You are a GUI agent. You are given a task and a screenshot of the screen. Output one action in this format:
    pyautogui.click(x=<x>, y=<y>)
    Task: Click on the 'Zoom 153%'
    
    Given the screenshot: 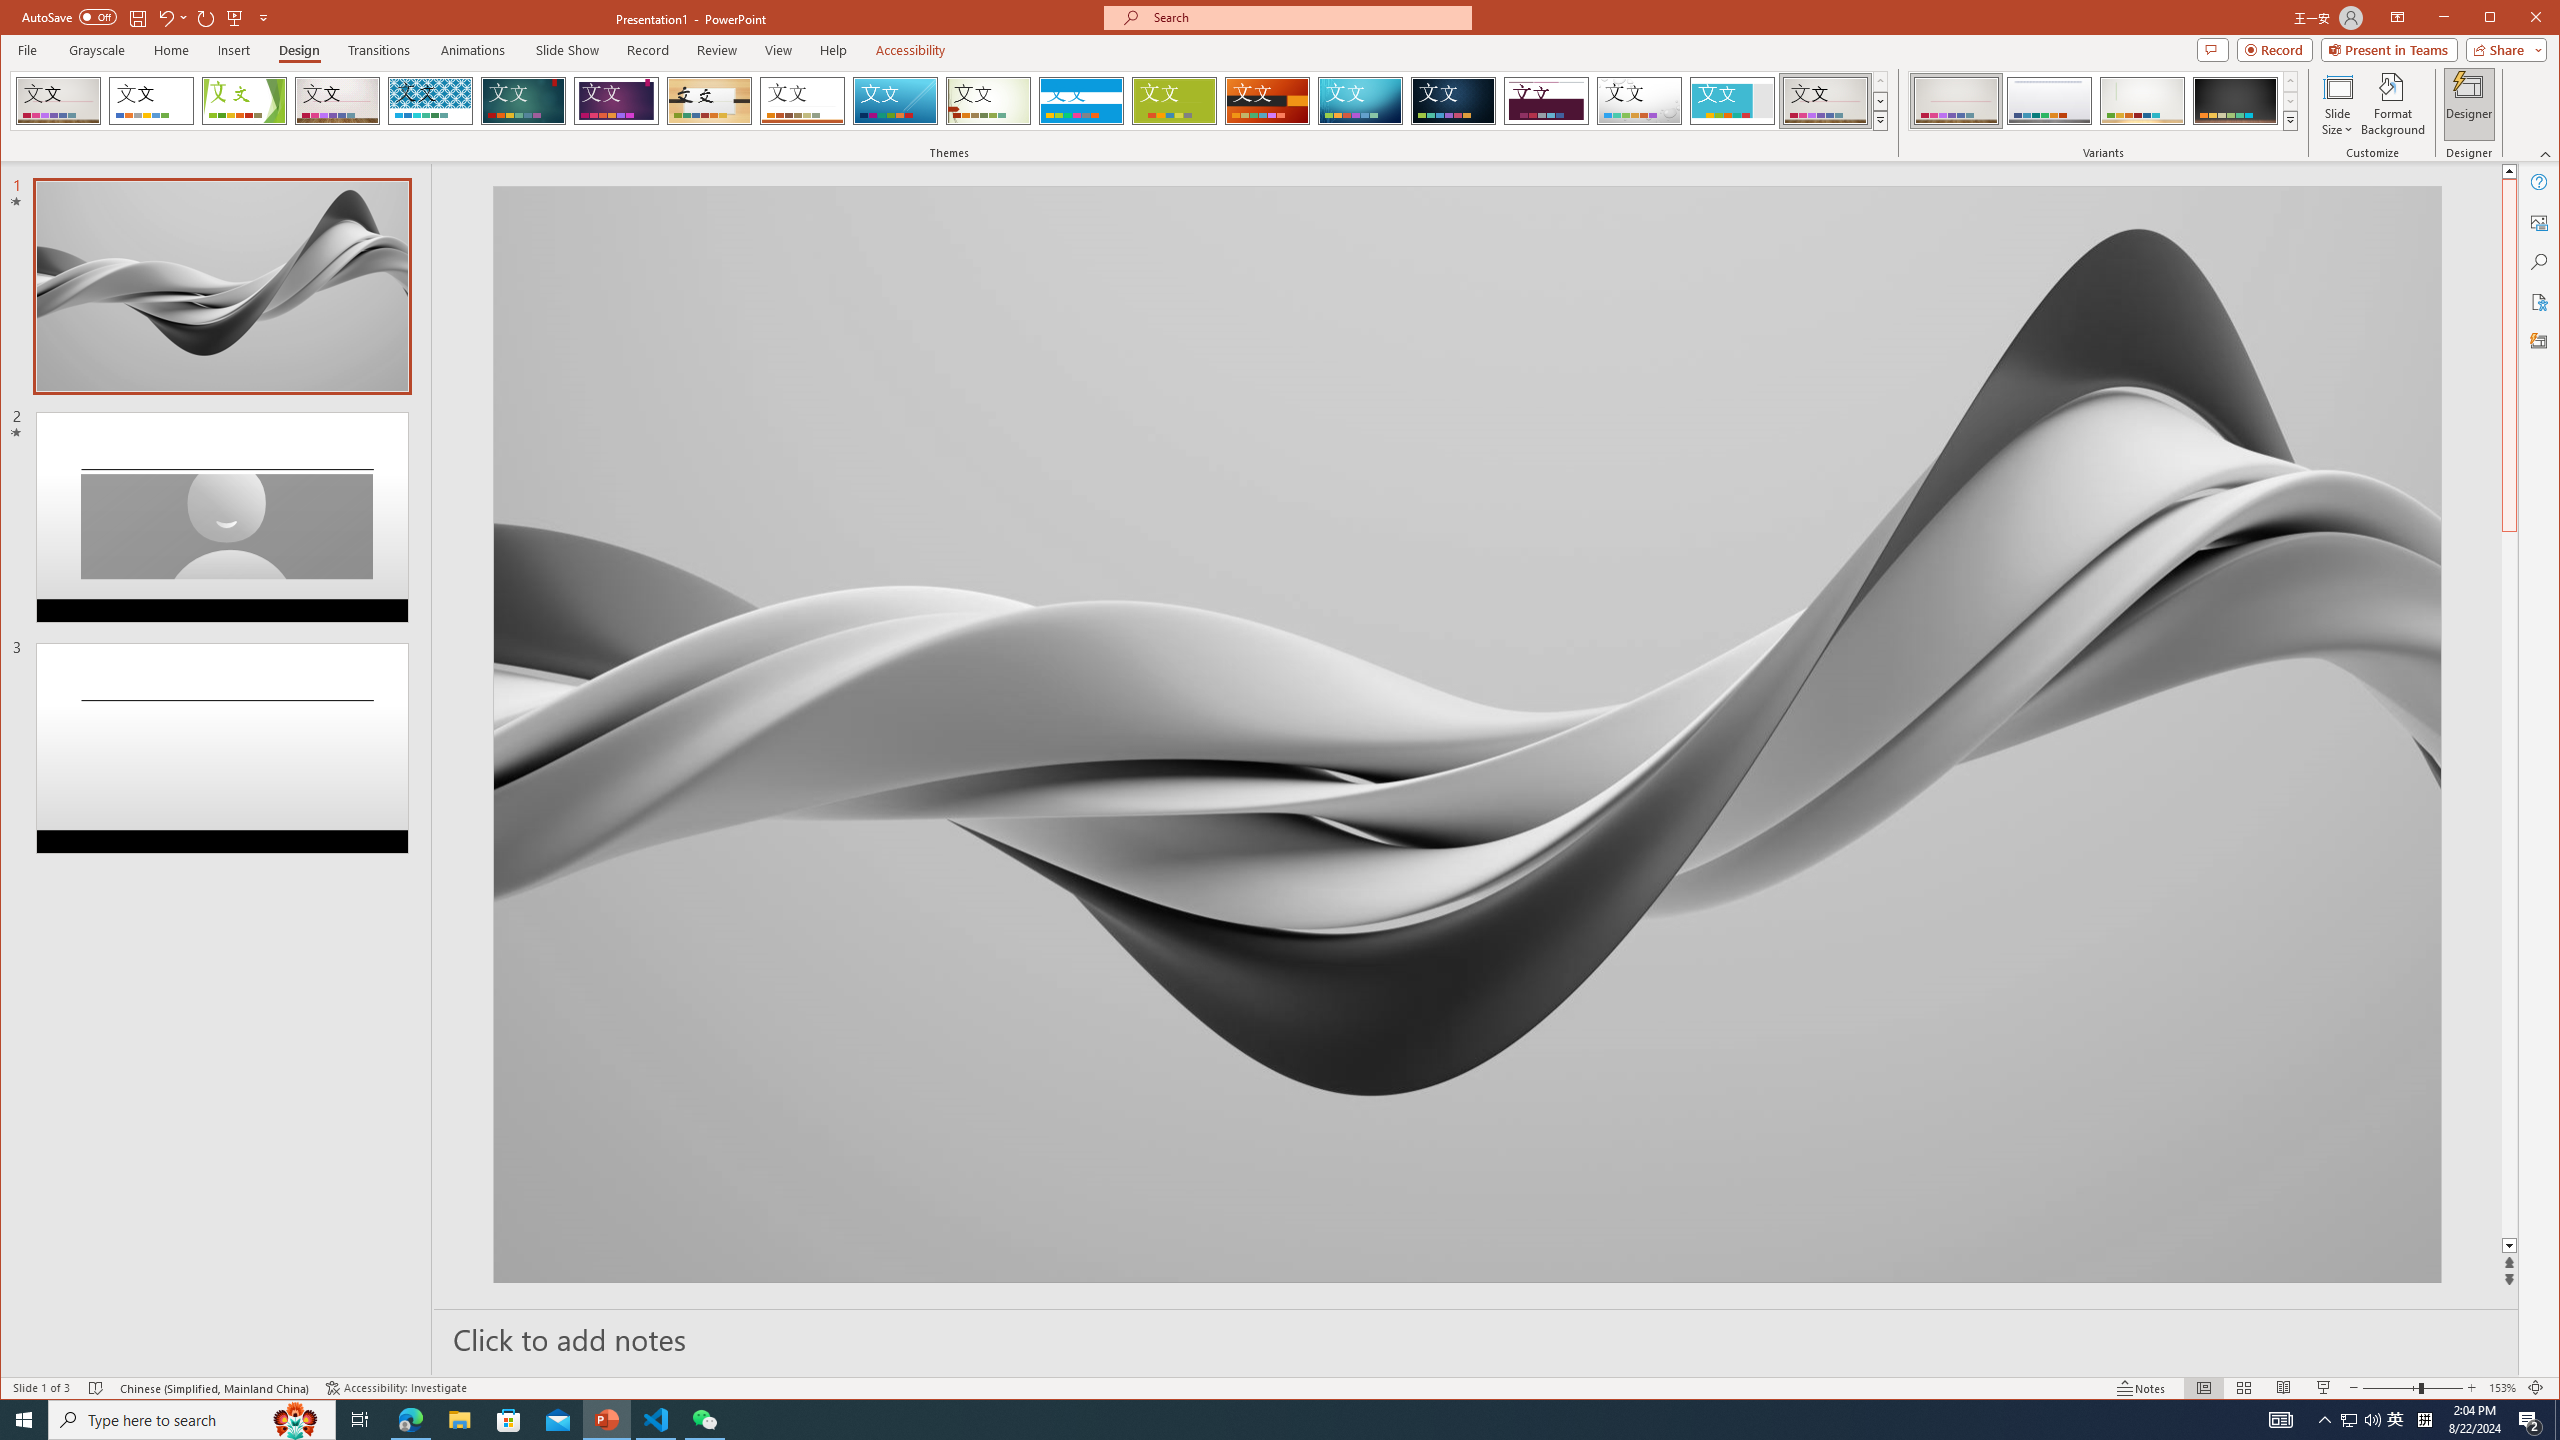 What is the action you would take?
    pyautogui.click(x=2502, y=1387)
    